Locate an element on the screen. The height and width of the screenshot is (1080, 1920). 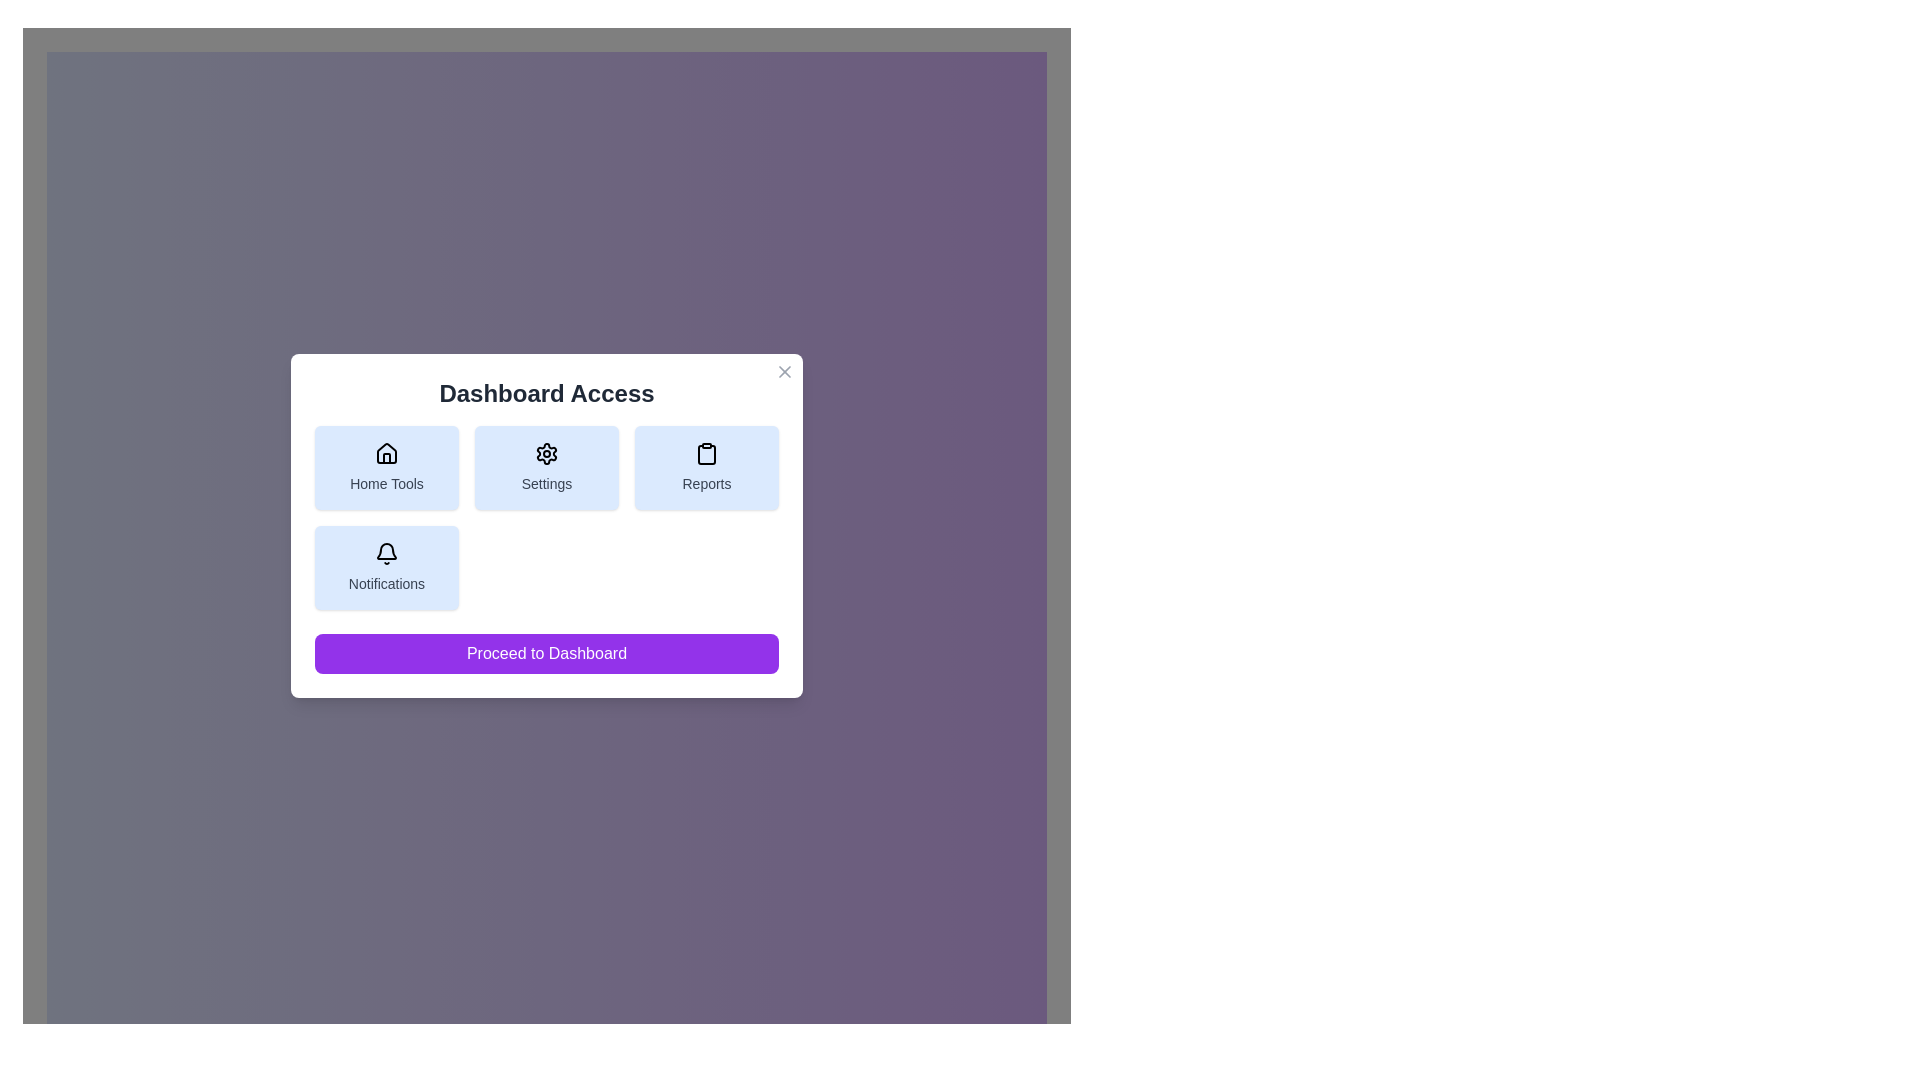
the gray close (X) button located at the top-right corner of the 'Dashboard Access' modal dialog is located at coordinates (784, 371).